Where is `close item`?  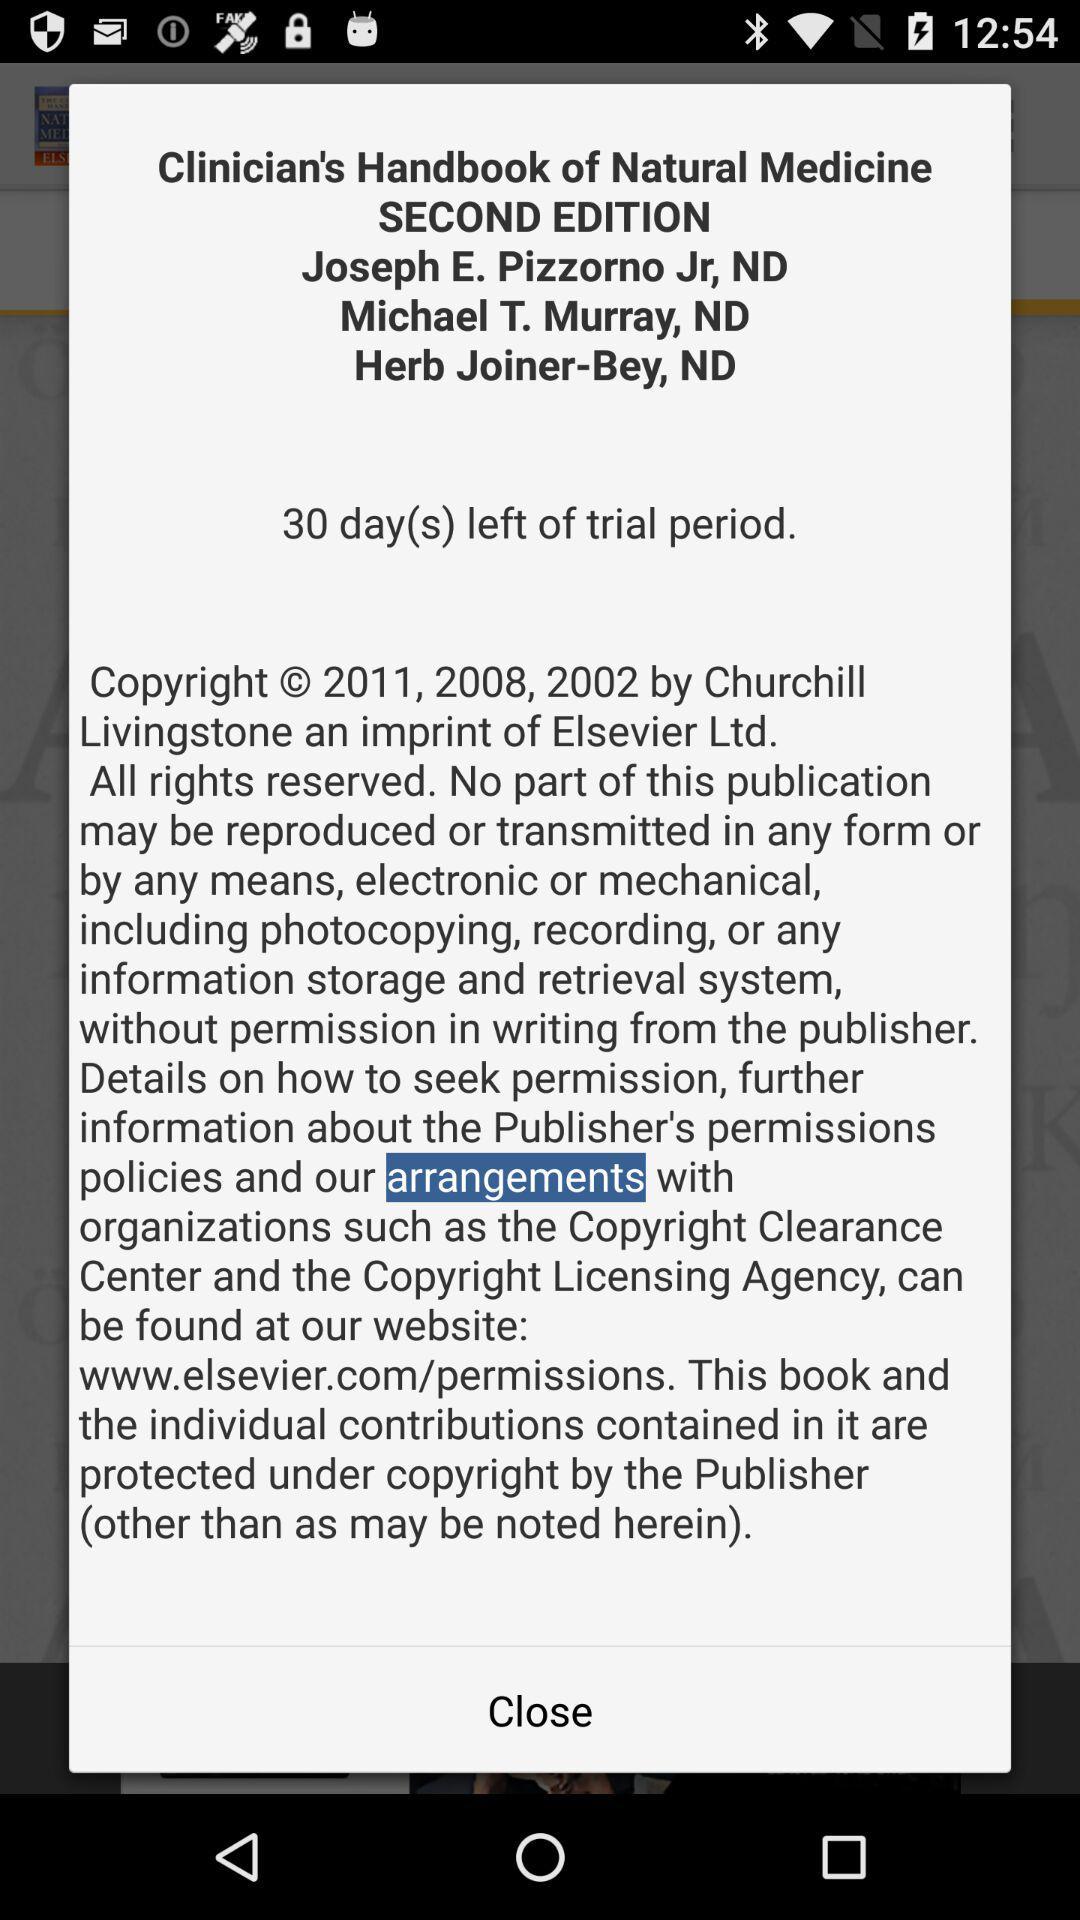
close item is located at coordinates (540, 1708).